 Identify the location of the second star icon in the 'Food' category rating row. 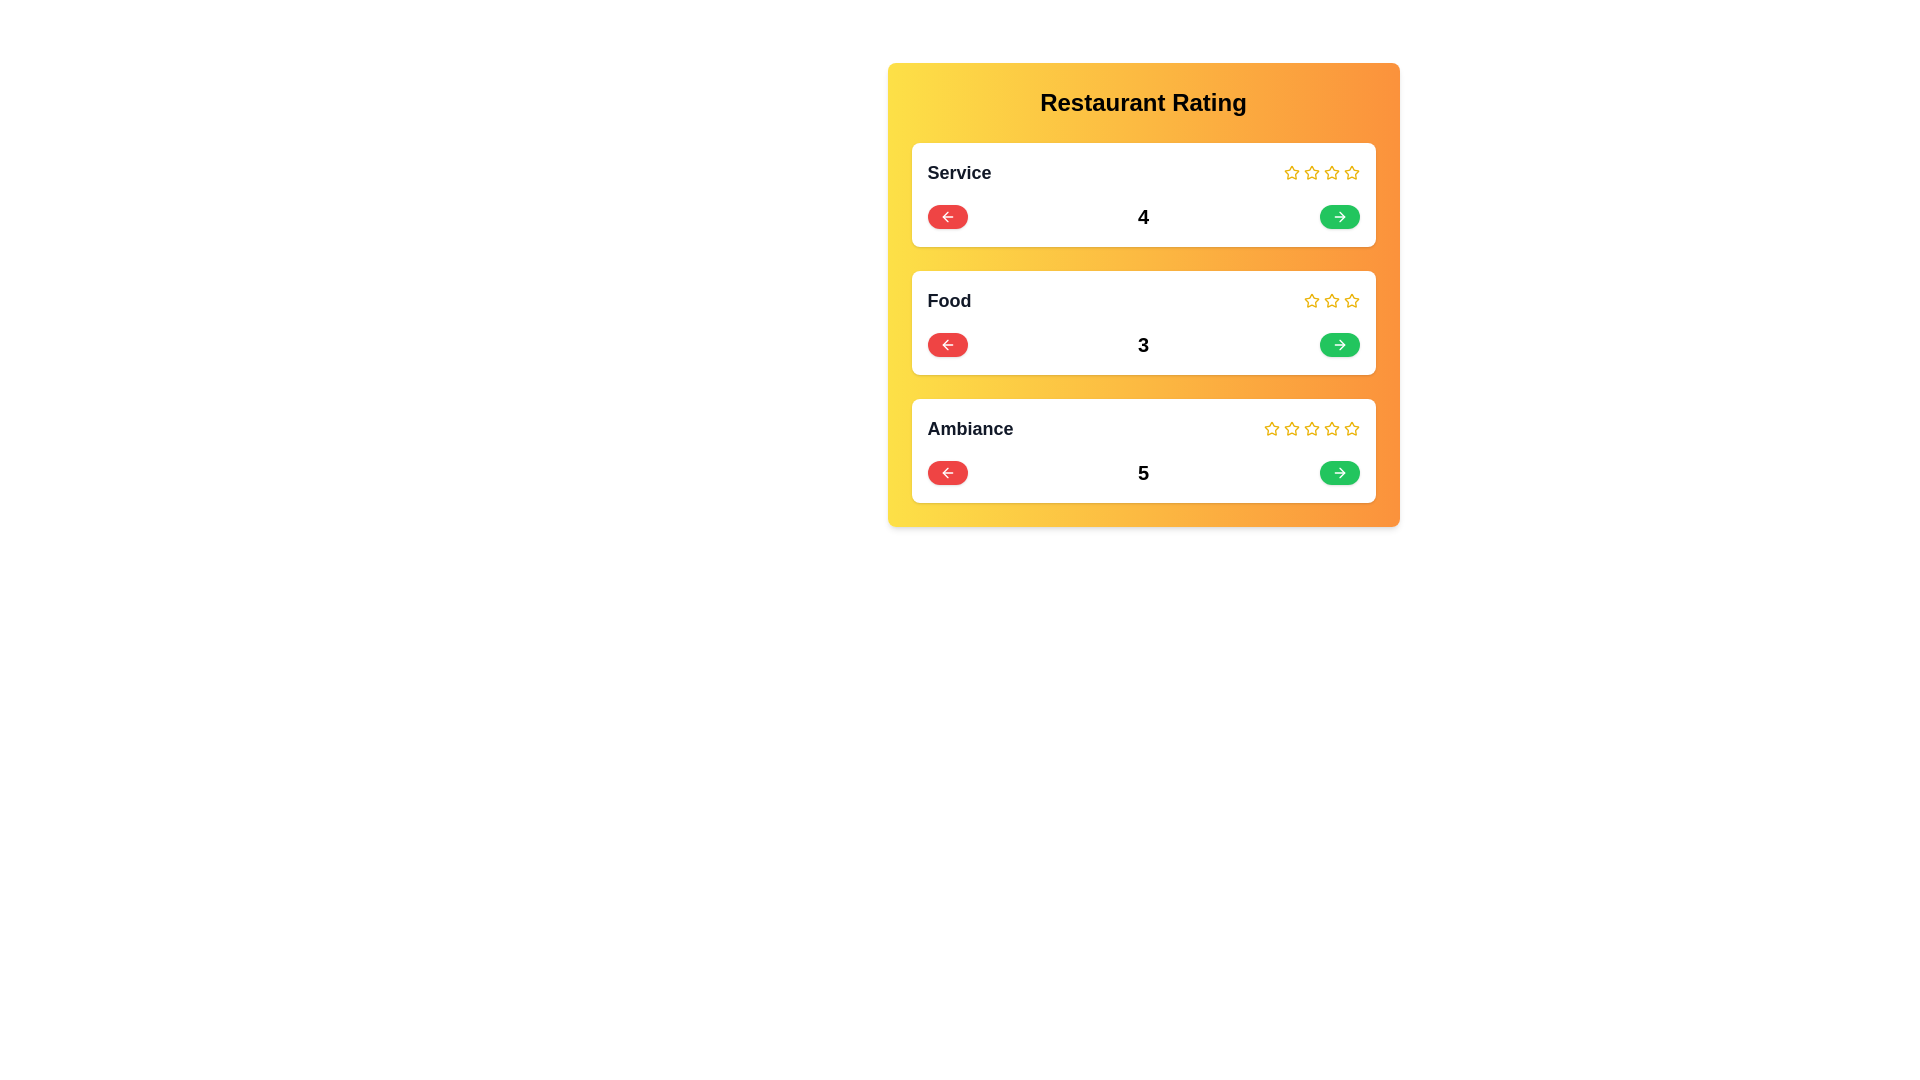
(1310, 300).